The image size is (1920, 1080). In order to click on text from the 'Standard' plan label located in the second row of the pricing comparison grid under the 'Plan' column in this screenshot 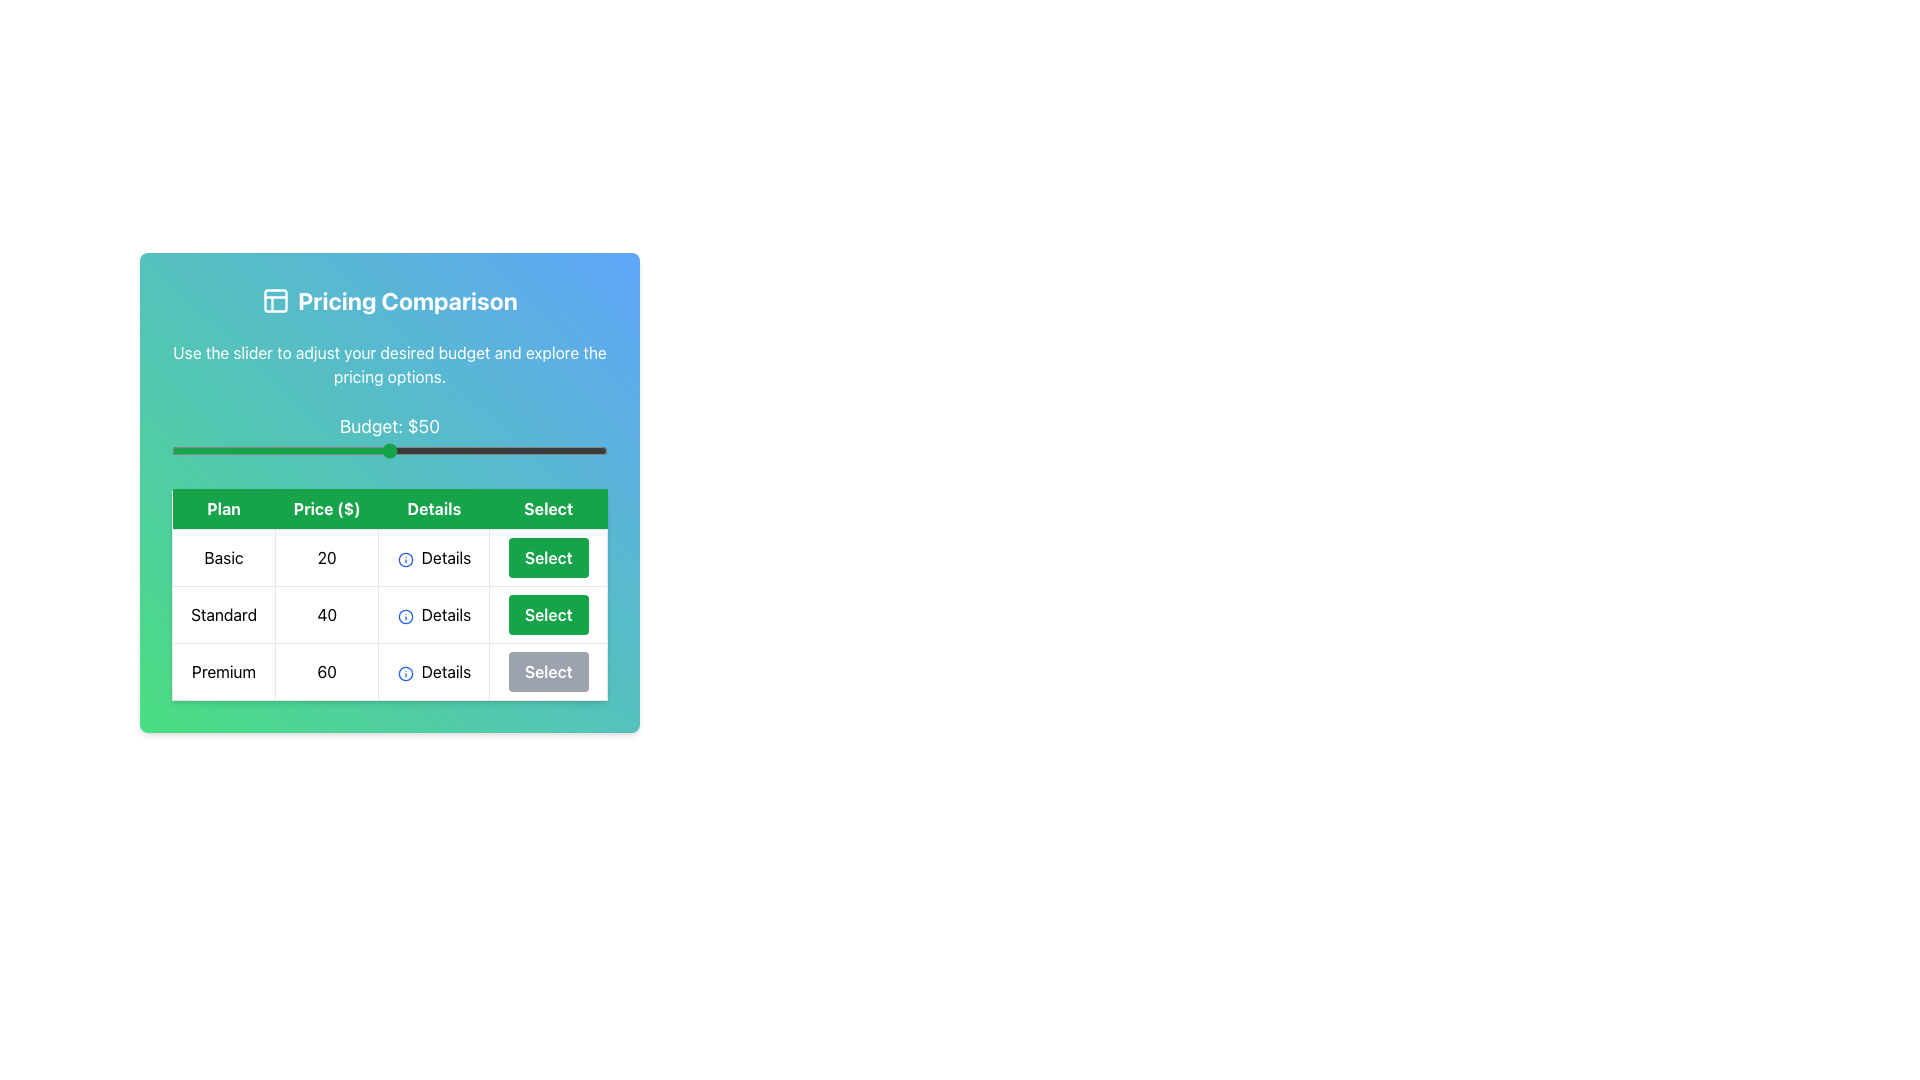, I will do `click(224, 613)`.